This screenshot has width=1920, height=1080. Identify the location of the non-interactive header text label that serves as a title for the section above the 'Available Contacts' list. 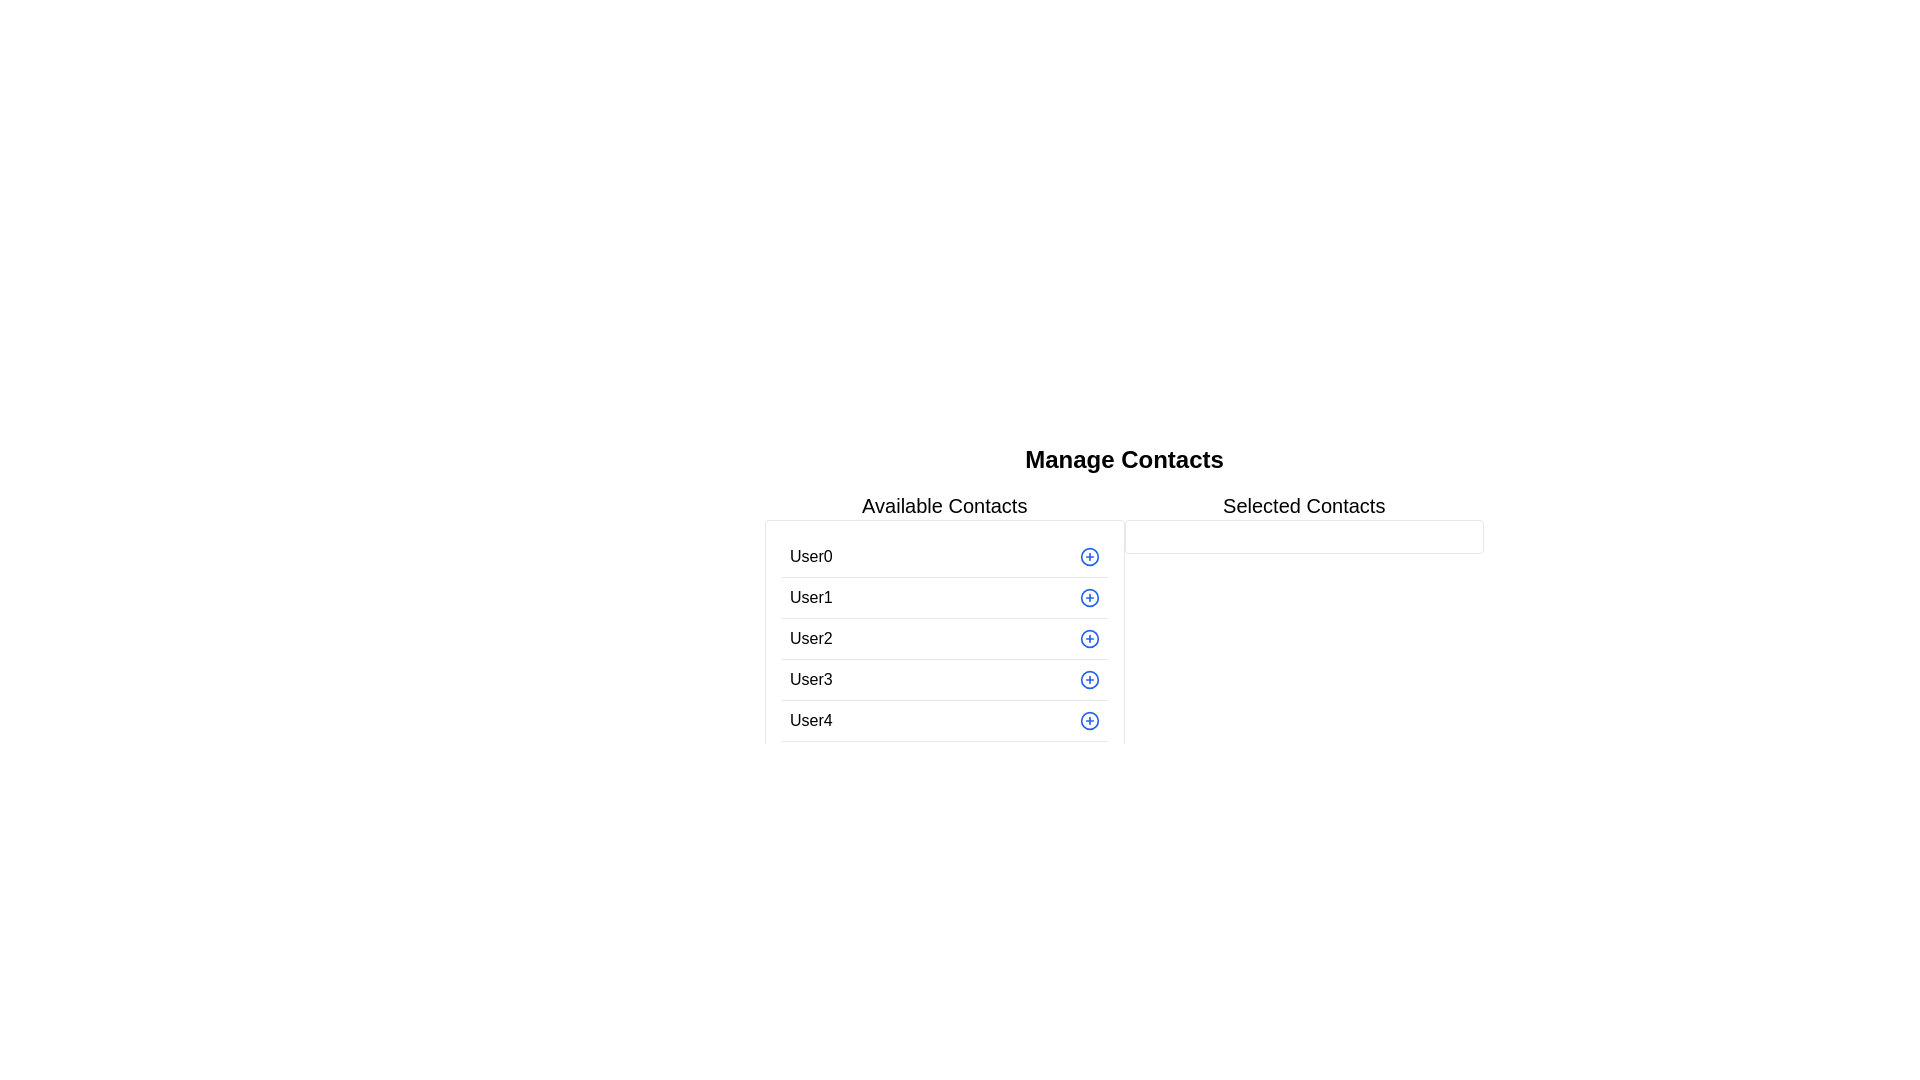
(943, 504).